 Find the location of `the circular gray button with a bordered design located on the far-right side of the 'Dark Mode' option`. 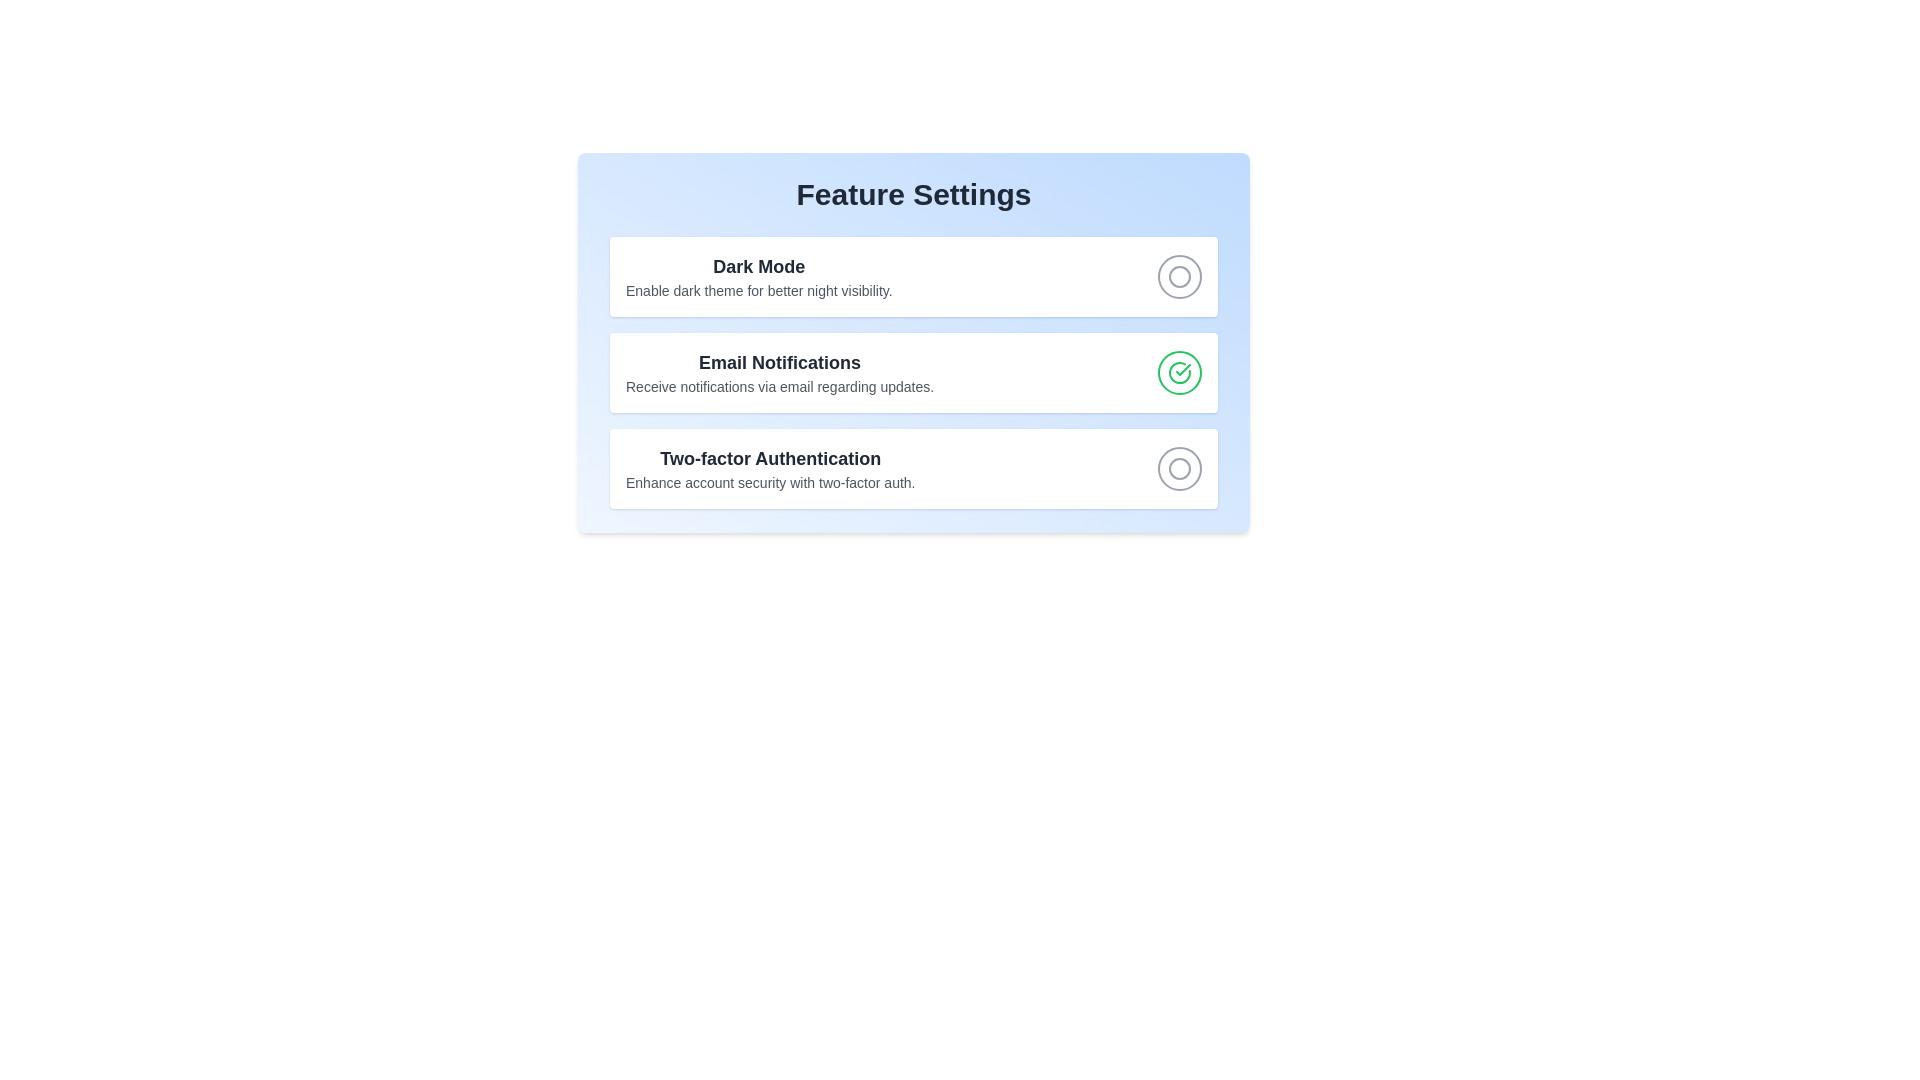

the circular gray button with a bordered design located on the far-right side of the 'Dark Mode' option is located at coordinates (1180, 277).